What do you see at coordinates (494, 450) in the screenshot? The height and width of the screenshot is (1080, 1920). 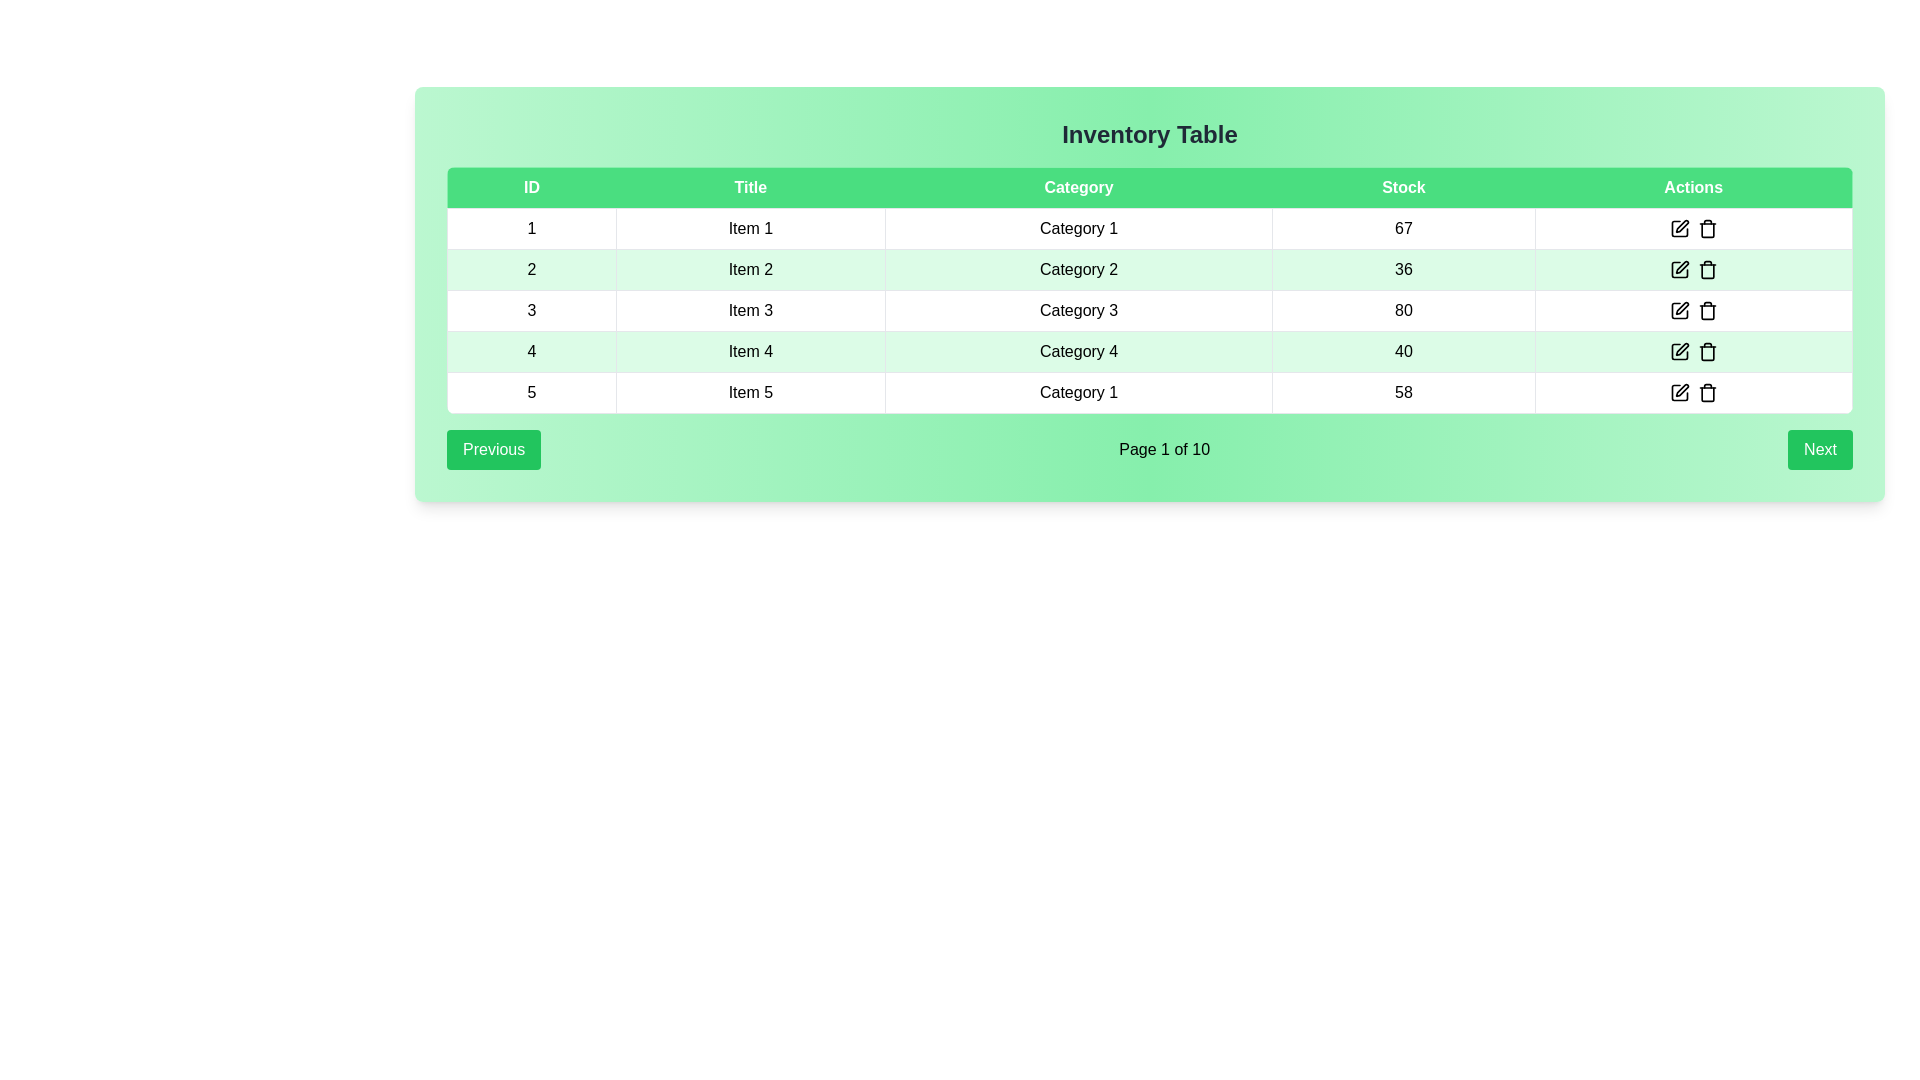 I see `the 'Previous' button, which is a green rectangular button with rounded corners and white text, located at the bottom-left corner of the pagination controls` at bounding box center [494, 450].